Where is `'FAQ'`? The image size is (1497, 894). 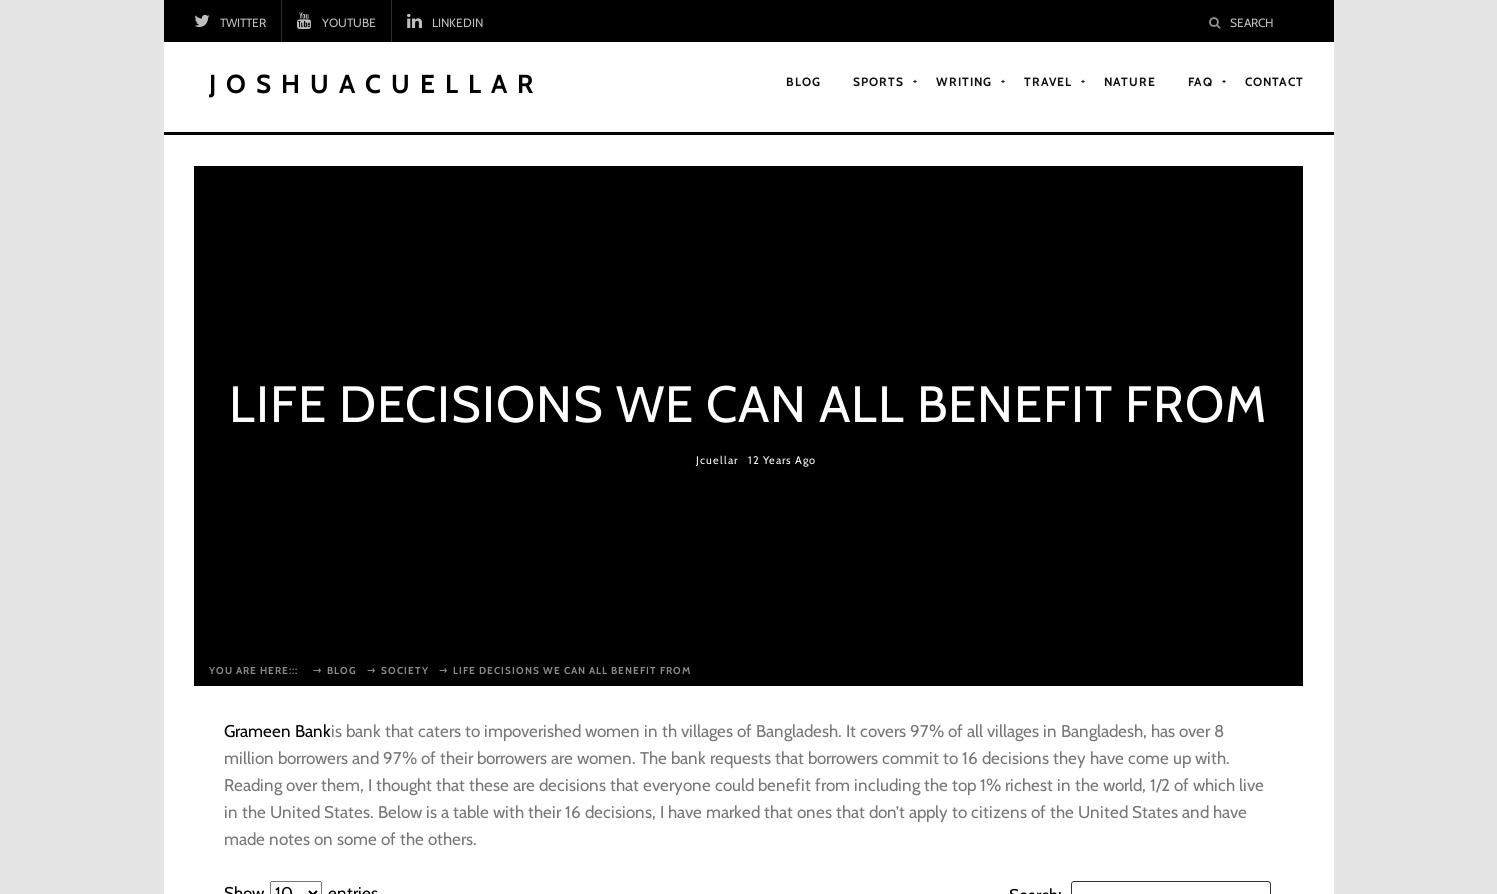
'FAQ' is located at coordinates (1187, 80).